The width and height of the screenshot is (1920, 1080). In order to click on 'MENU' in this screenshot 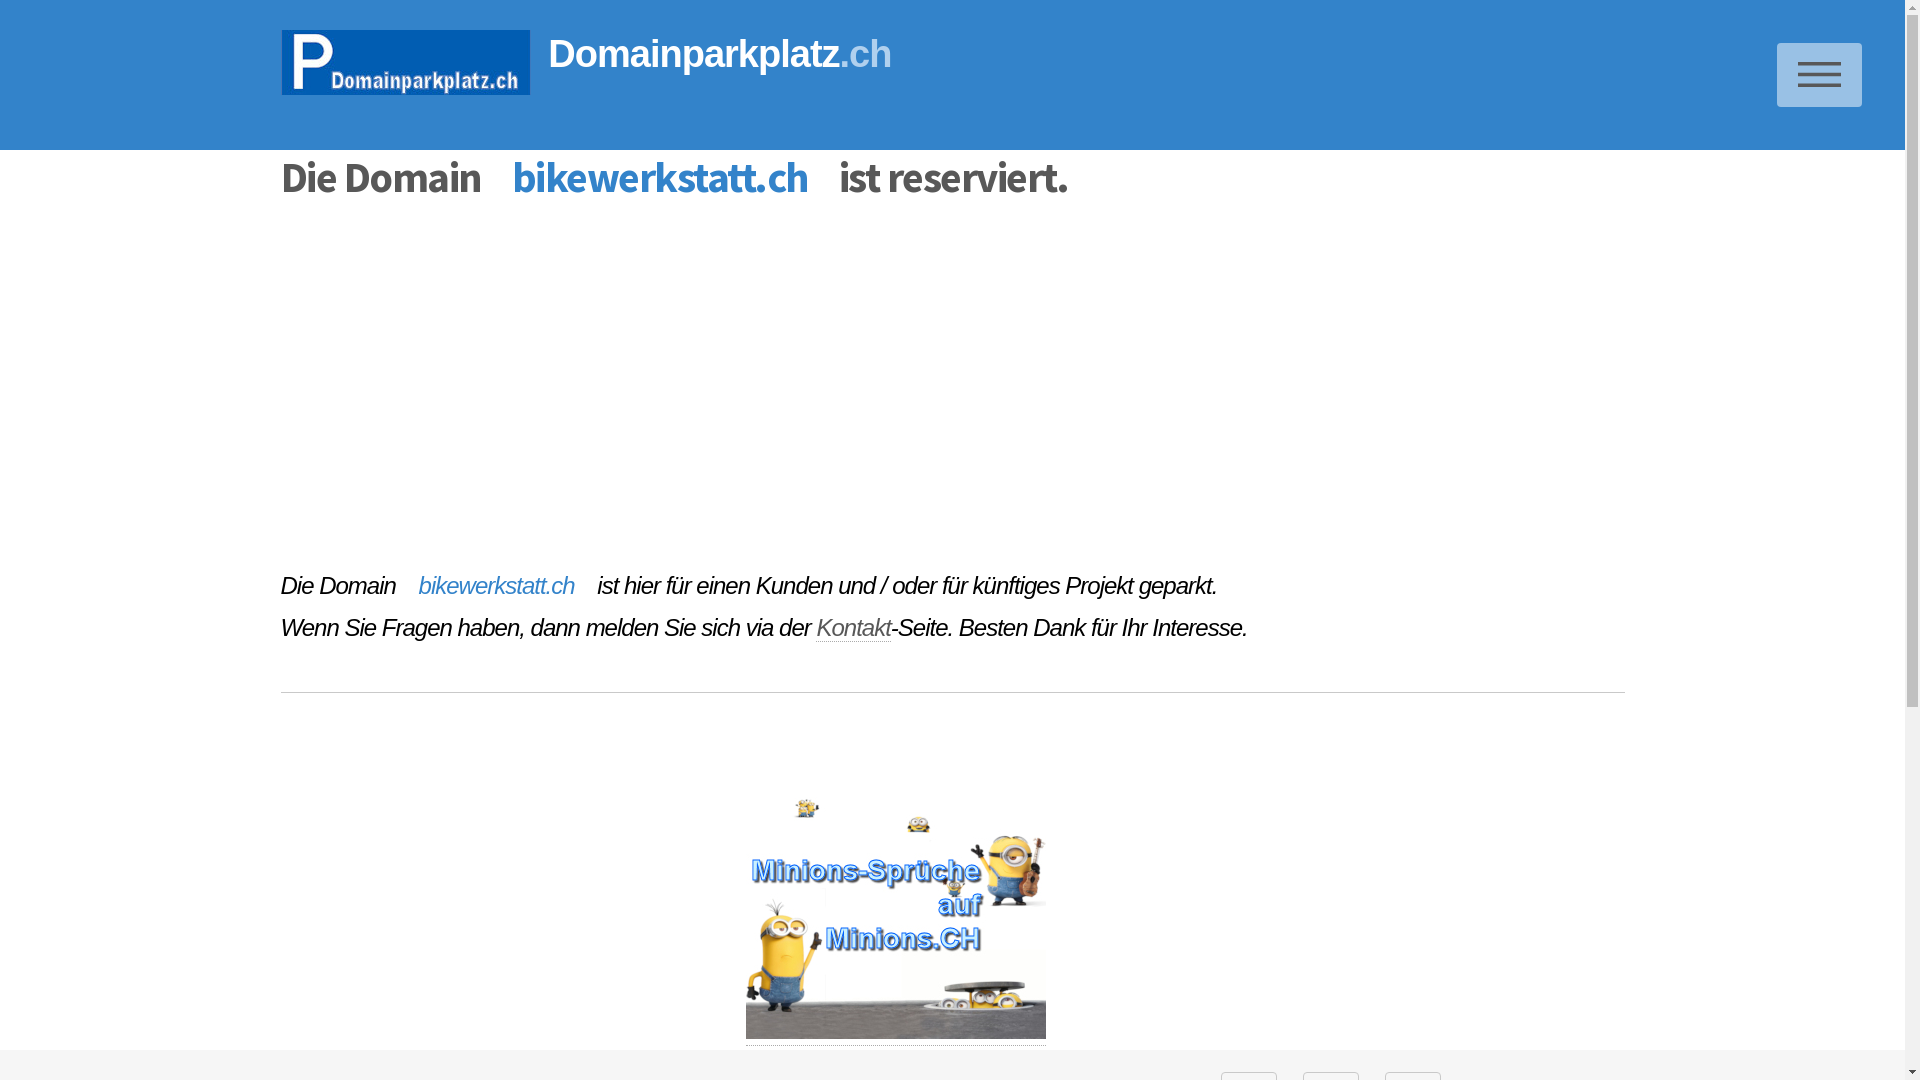, I will do `click(1819, 73)`.